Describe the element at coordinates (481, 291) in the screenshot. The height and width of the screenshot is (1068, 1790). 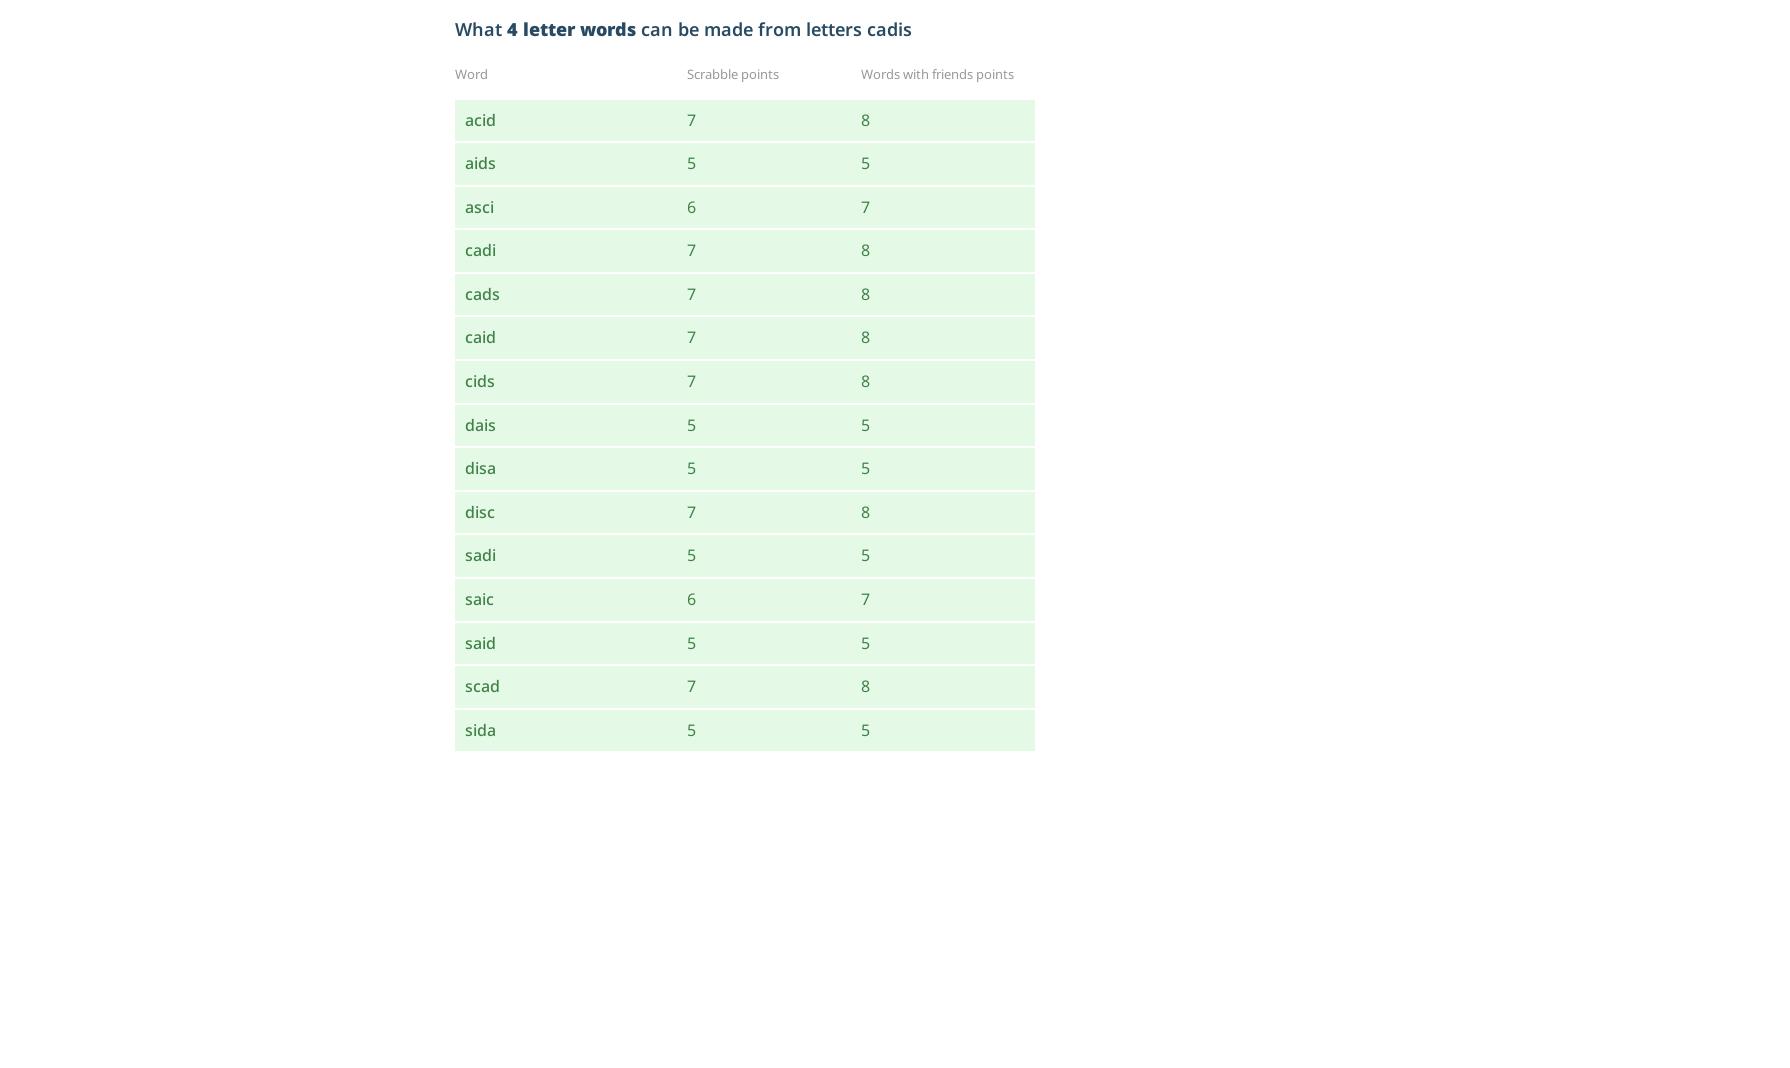
I see `'cads'` at that location.